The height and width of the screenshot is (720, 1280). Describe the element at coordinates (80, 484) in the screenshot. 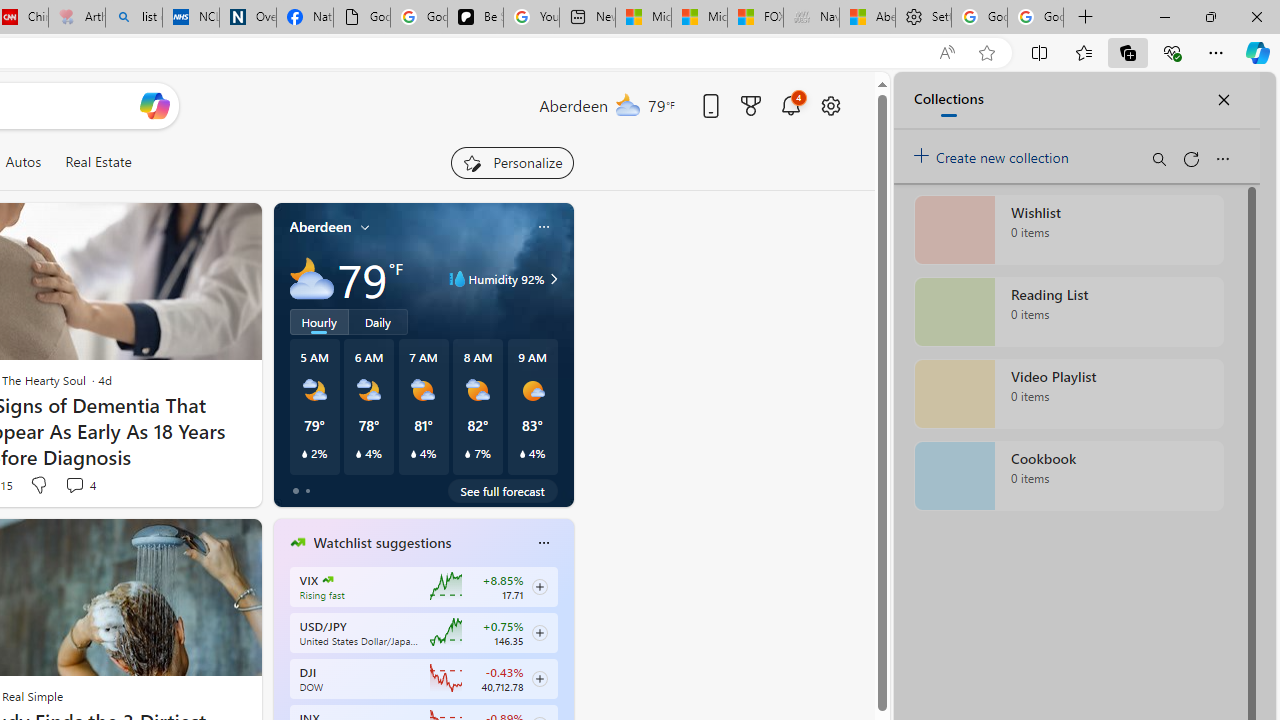

I see `'View comments 4 Comment'` at that location.